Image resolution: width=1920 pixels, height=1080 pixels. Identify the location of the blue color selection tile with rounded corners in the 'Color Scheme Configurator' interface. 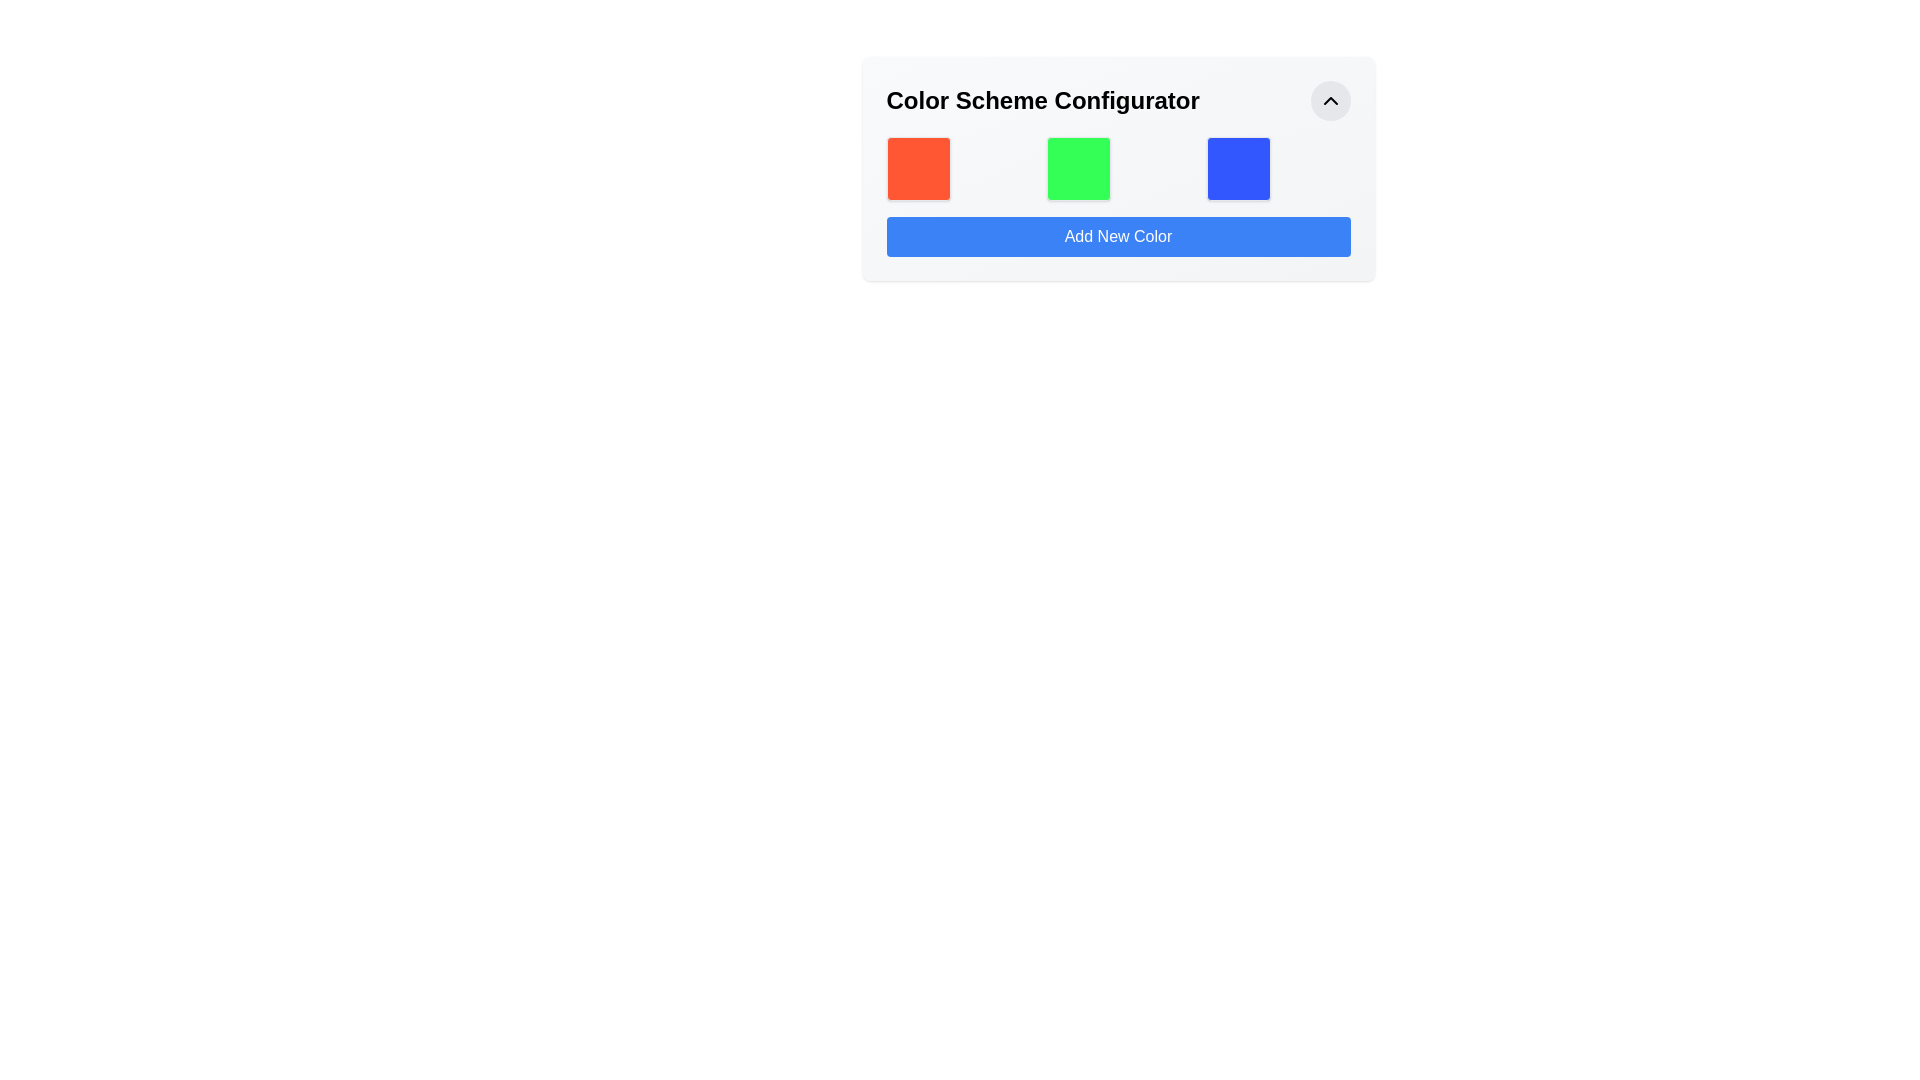
(1237, 168).